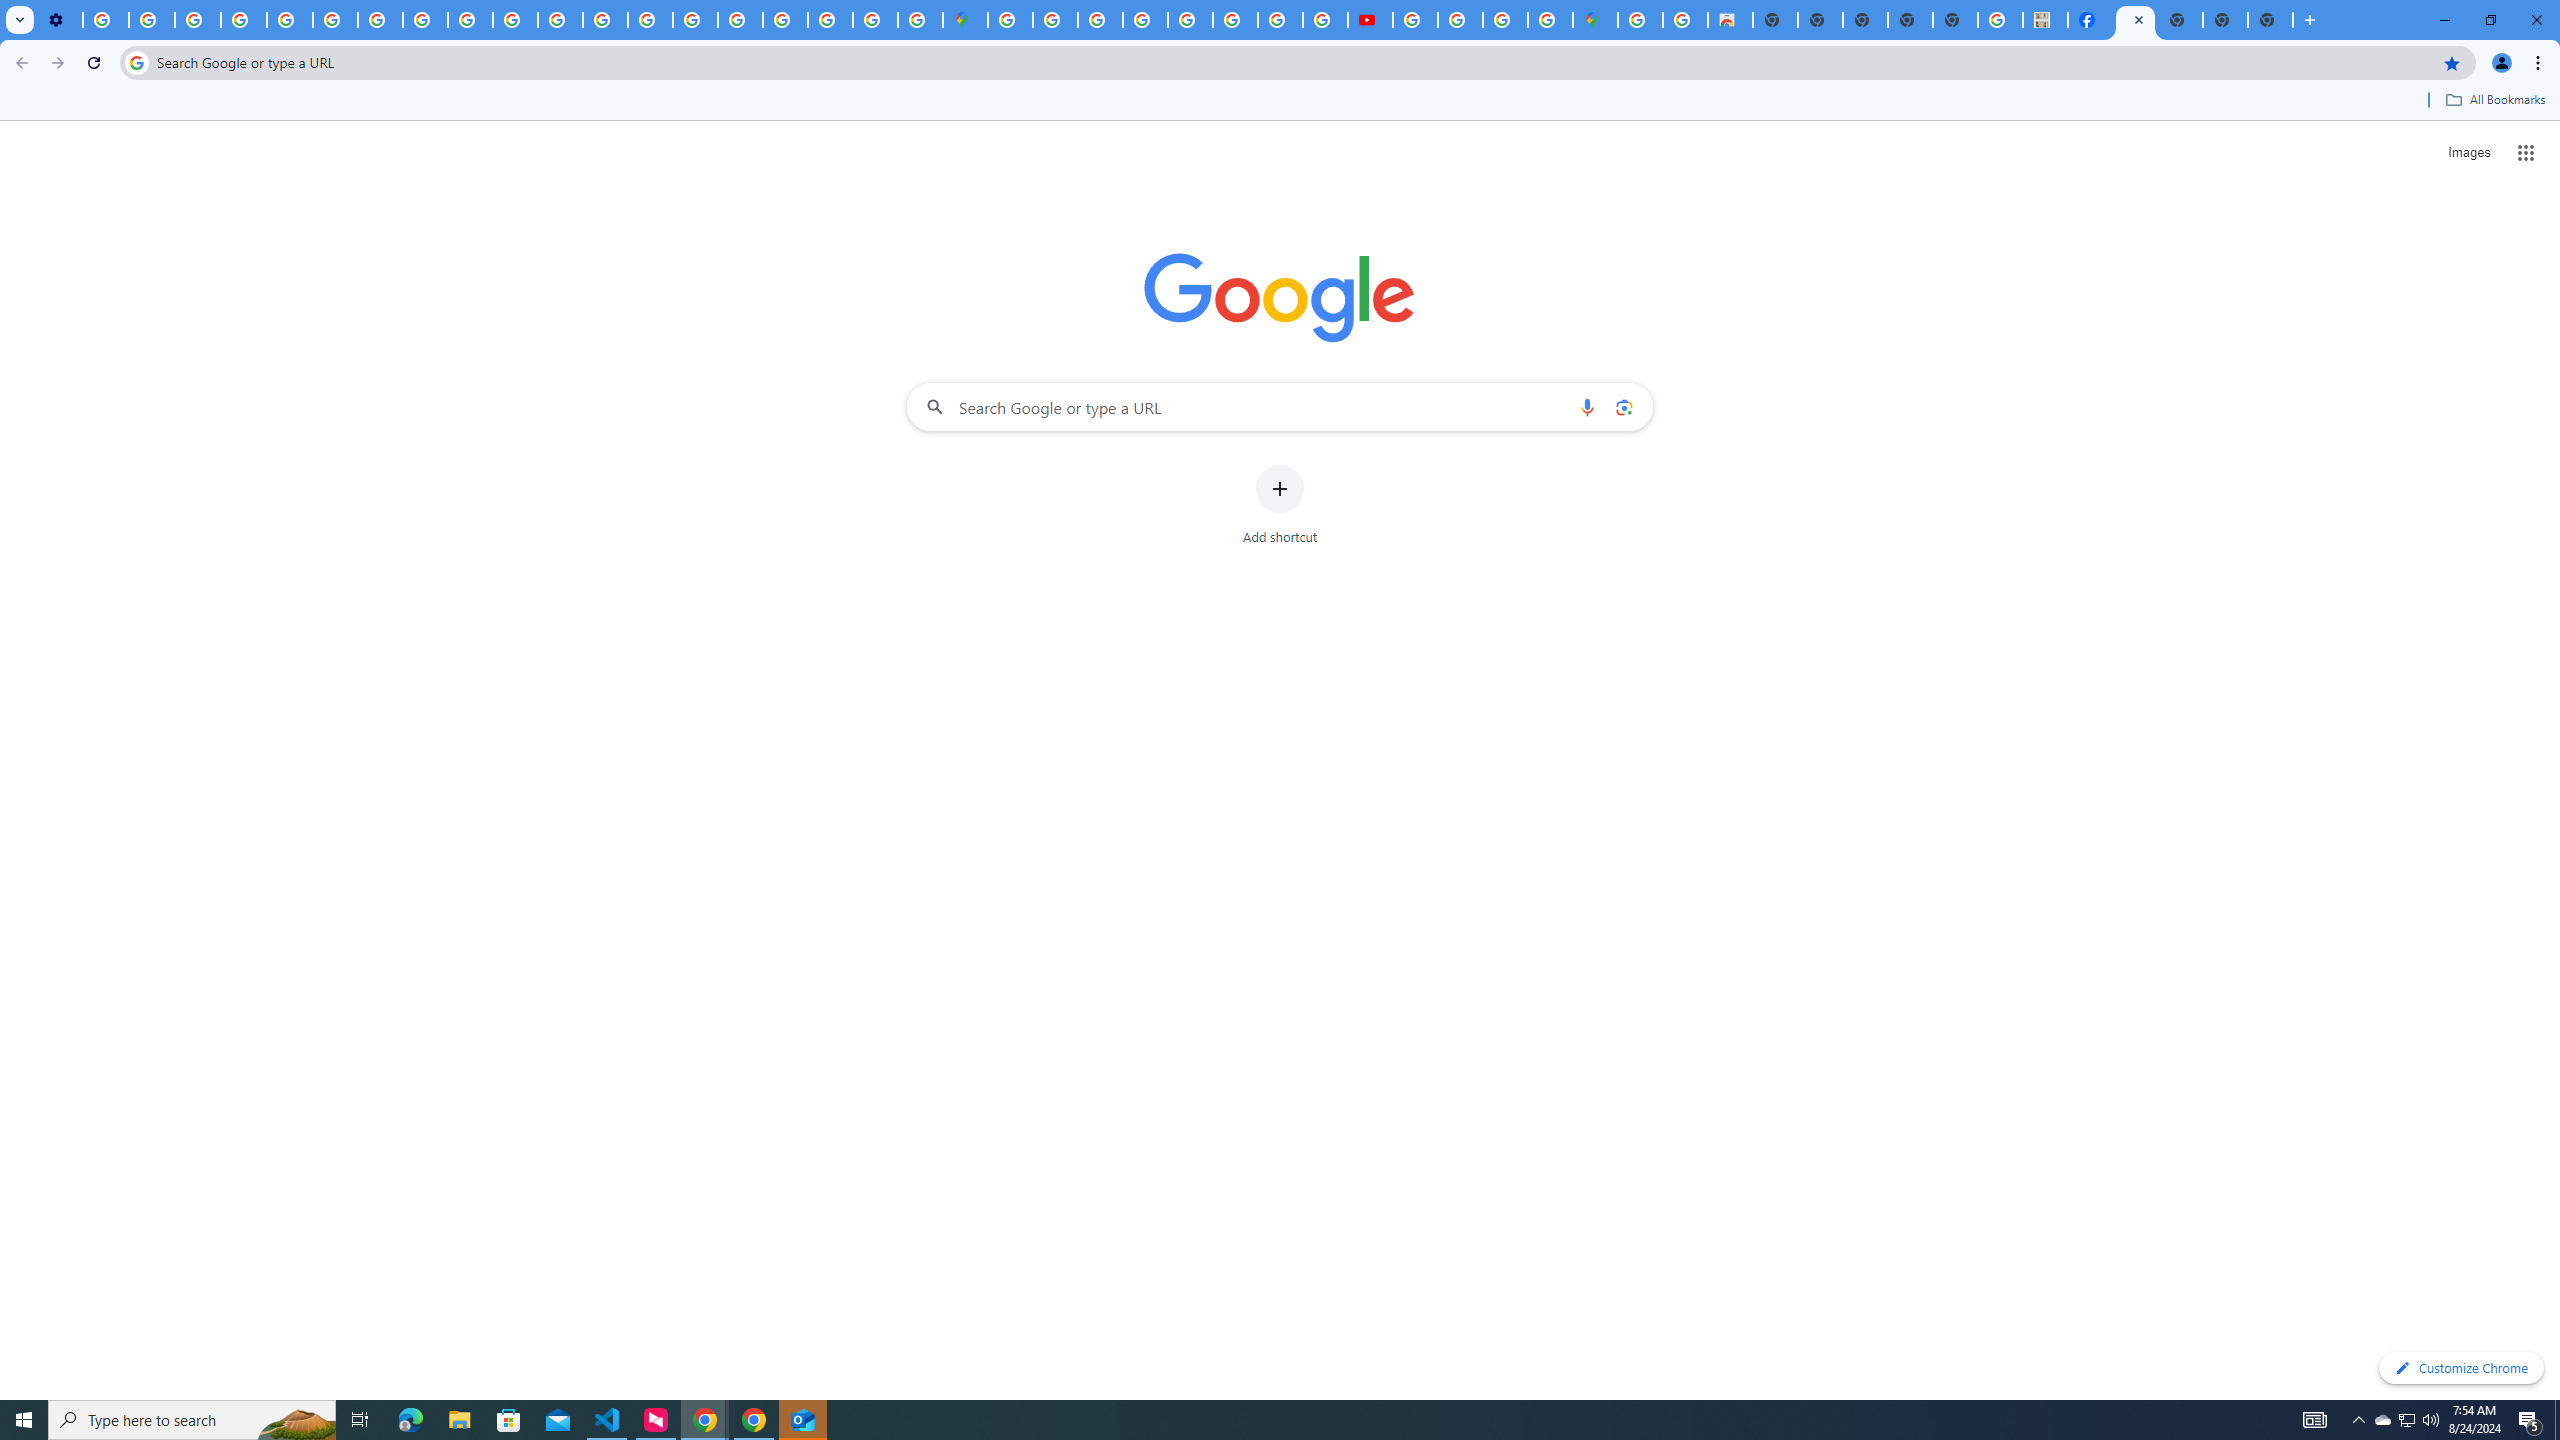 This screenshot has height=1440, width=2560. What do you see at coordinates (2494, 99) in the screenshot?
I see `'All Bookmarks'` at bounding box center [2494, 99].